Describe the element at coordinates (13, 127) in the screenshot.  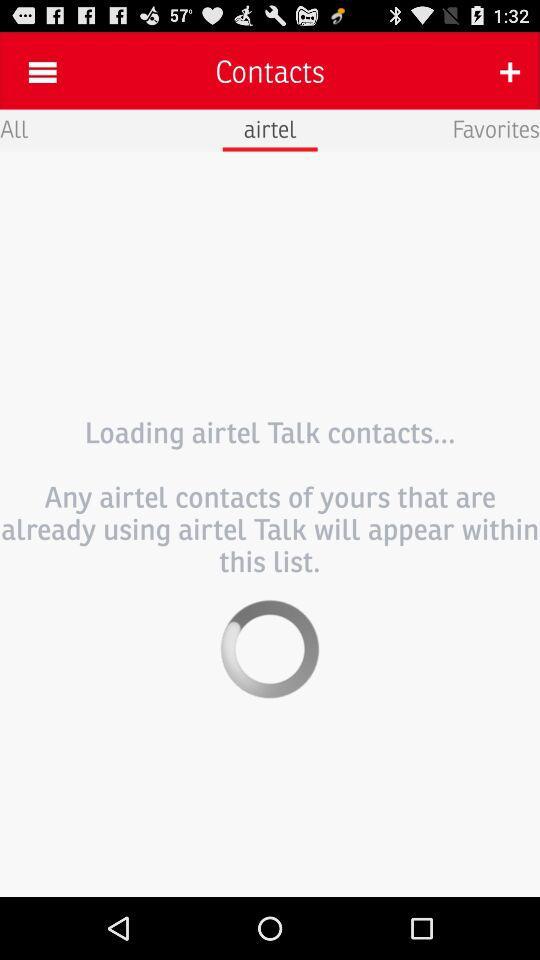
I see `the app next to airtel app` at that location.